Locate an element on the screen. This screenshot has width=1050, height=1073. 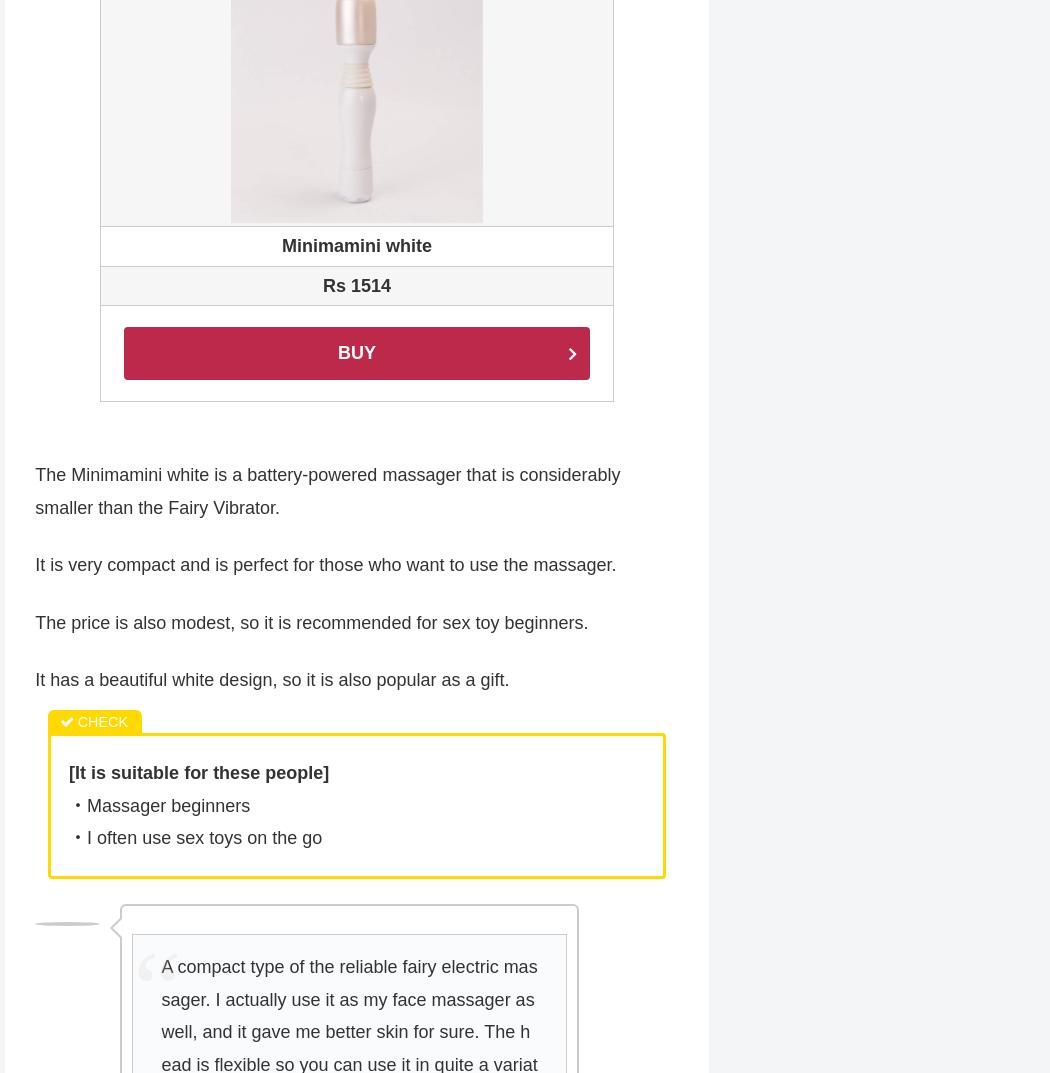
'Minimamini white' is located at coordinates (355, 246).